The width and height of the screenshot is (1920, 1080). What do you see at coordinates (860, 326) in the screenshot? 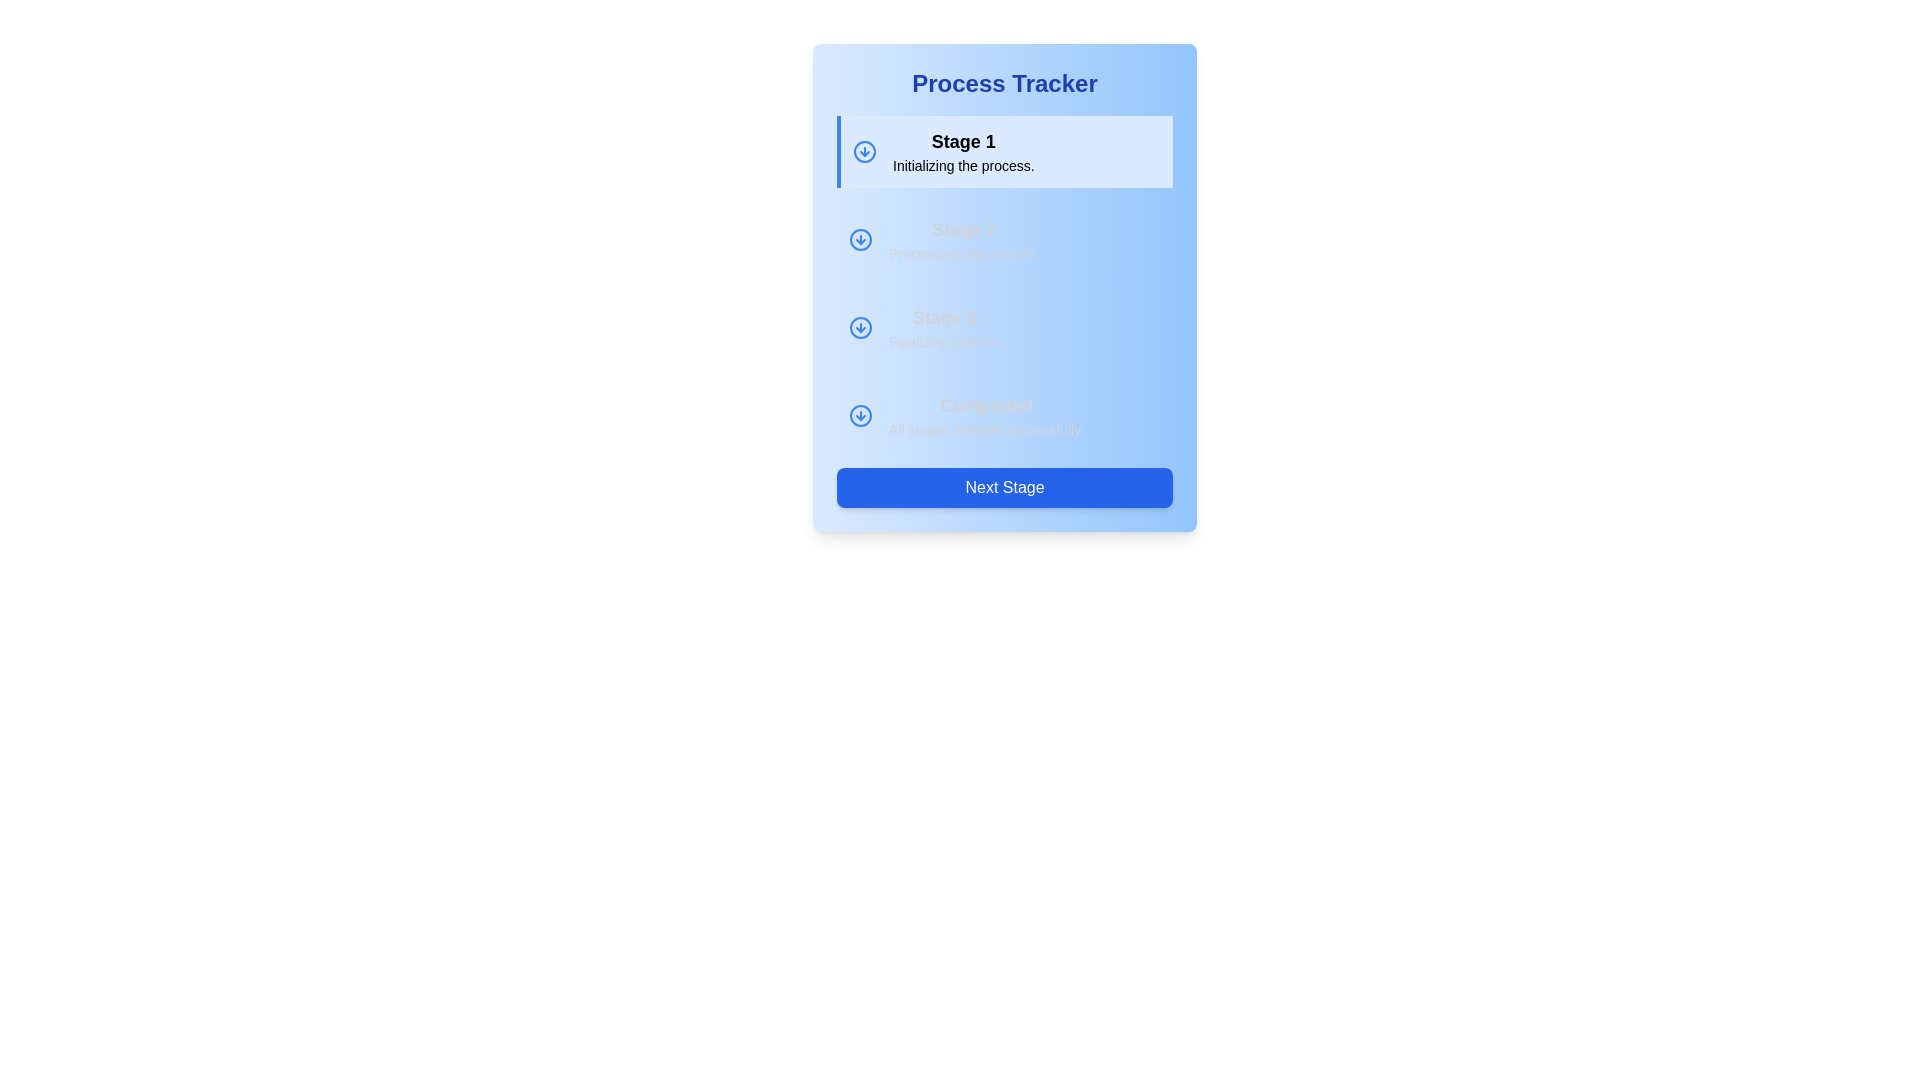
I see `the circular blue icon with a downward-pointing arrow, located to the left of the text 'Stage 3' in the 'Process Tracker' panel` at bounding box center [860, 326].